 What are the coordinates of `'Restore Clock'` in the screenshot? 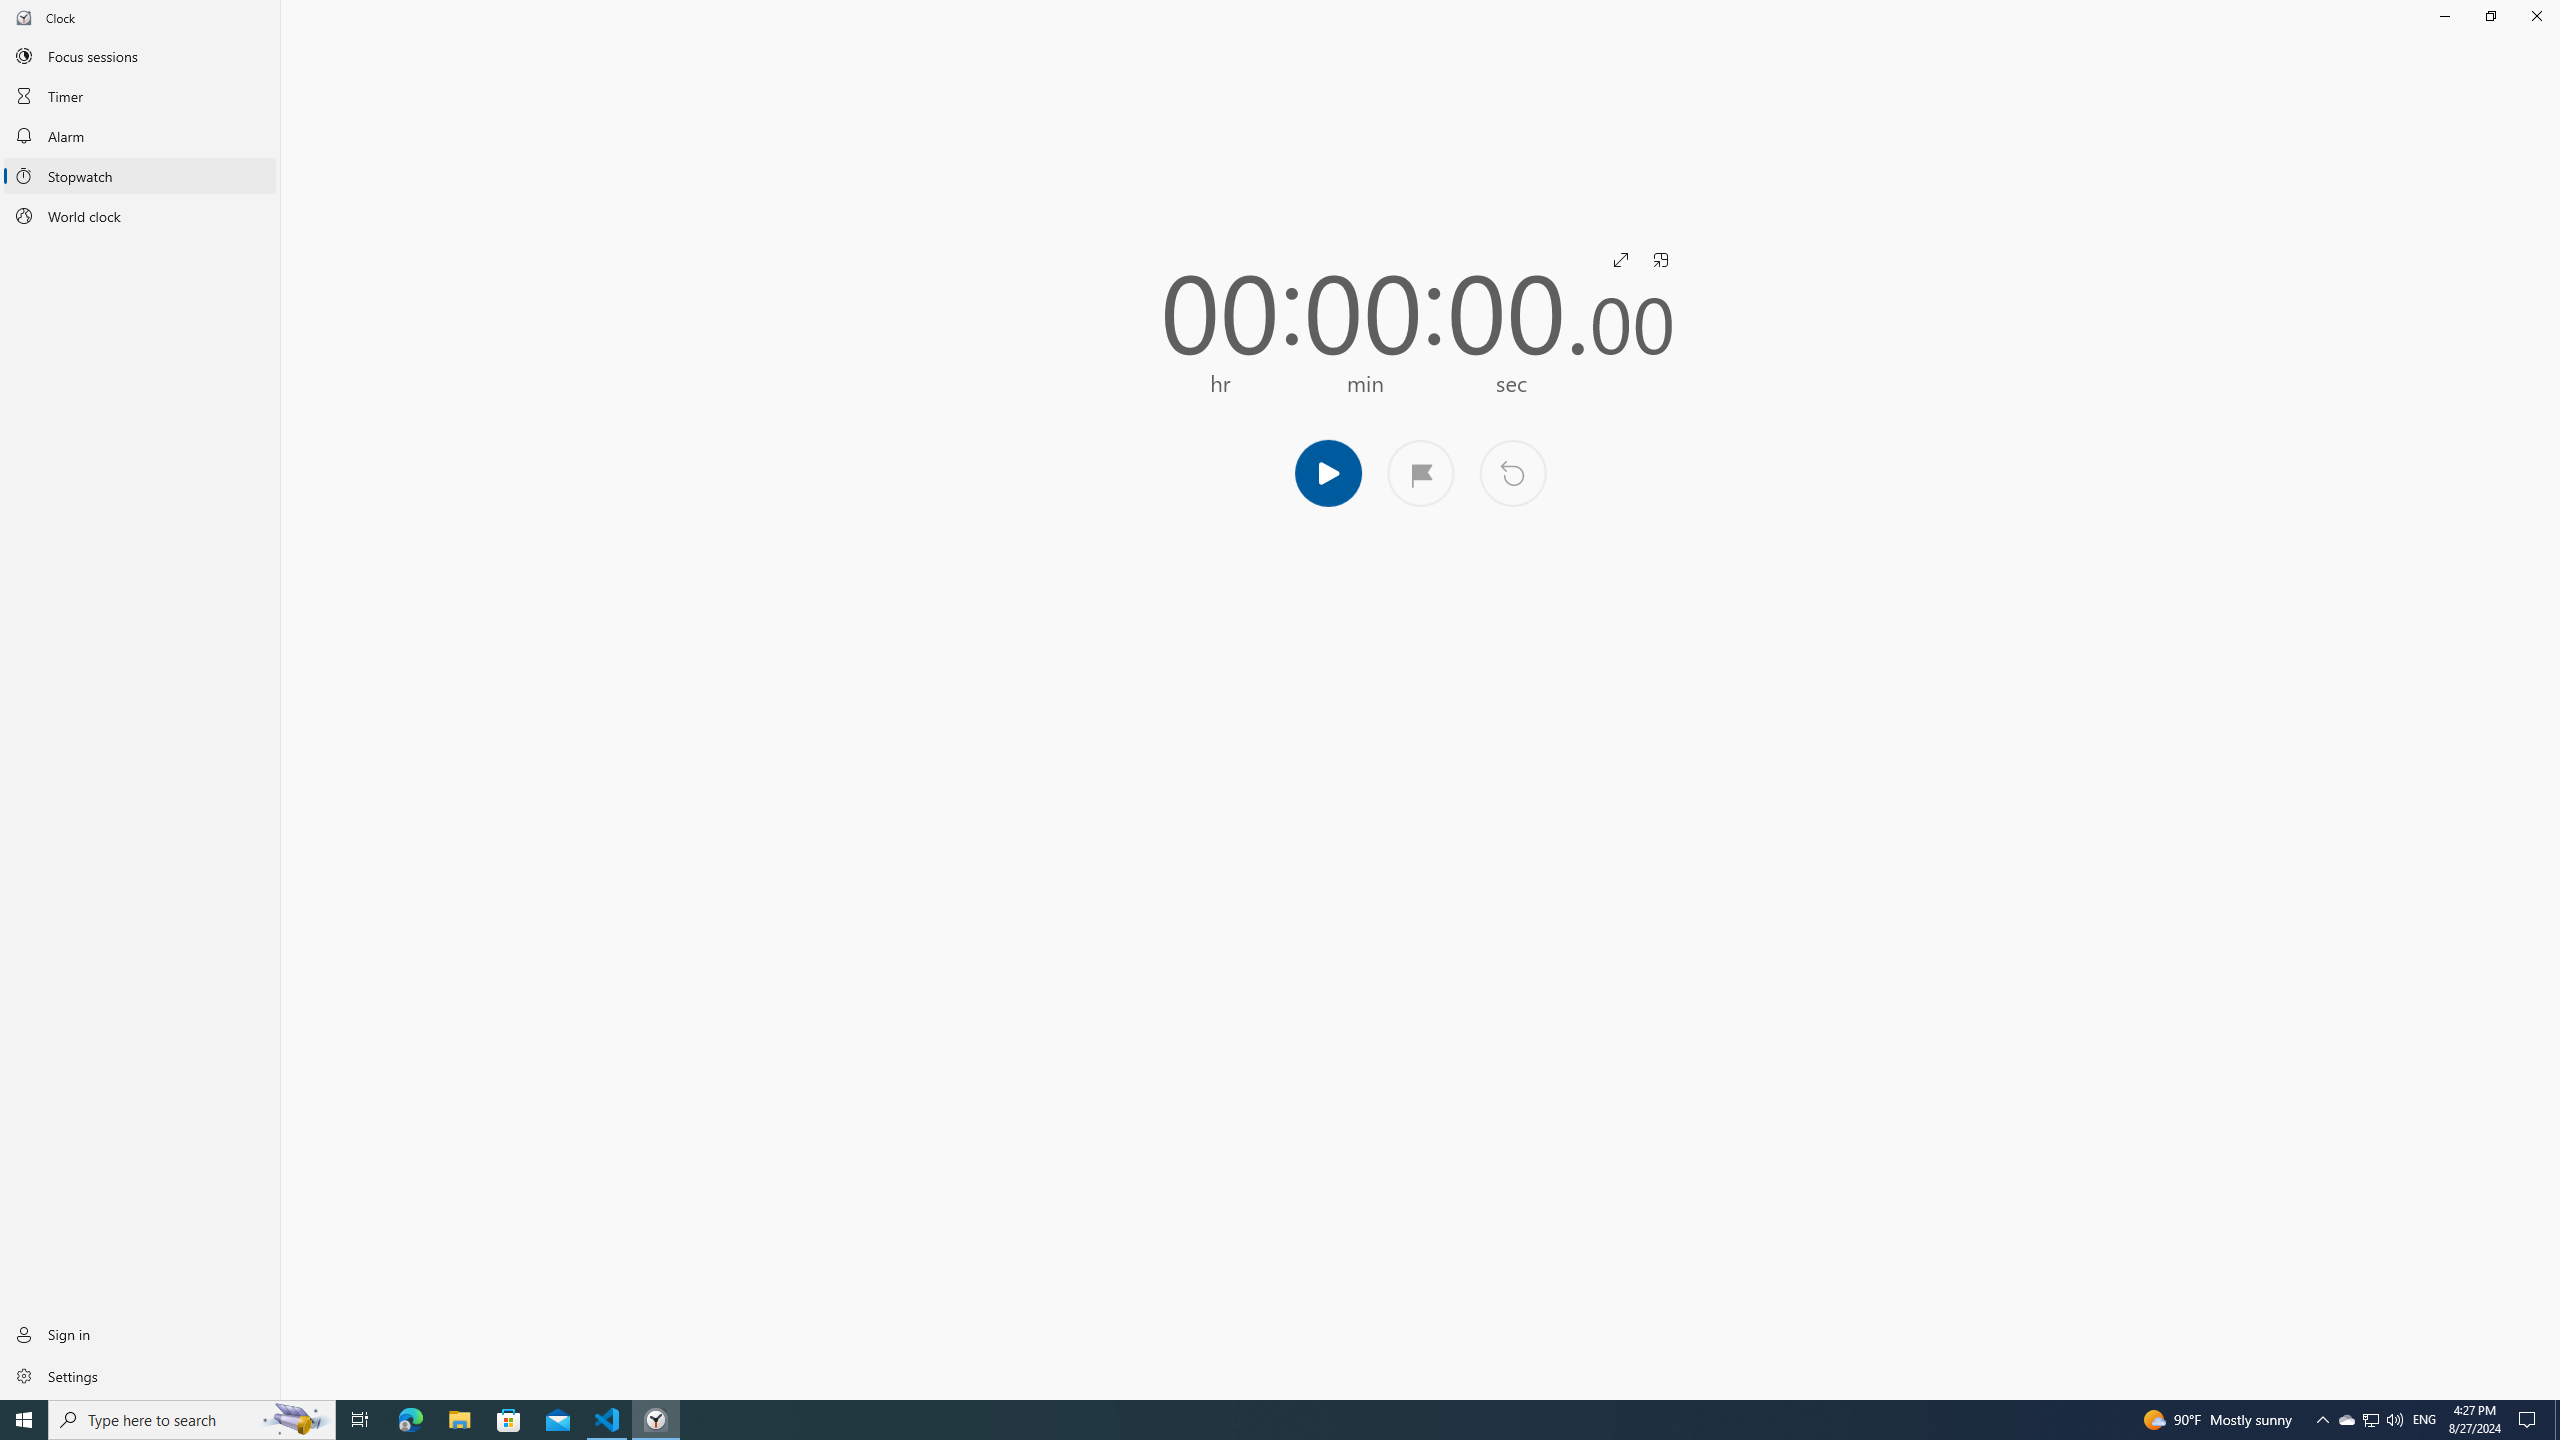 It's located at (2490, 15).